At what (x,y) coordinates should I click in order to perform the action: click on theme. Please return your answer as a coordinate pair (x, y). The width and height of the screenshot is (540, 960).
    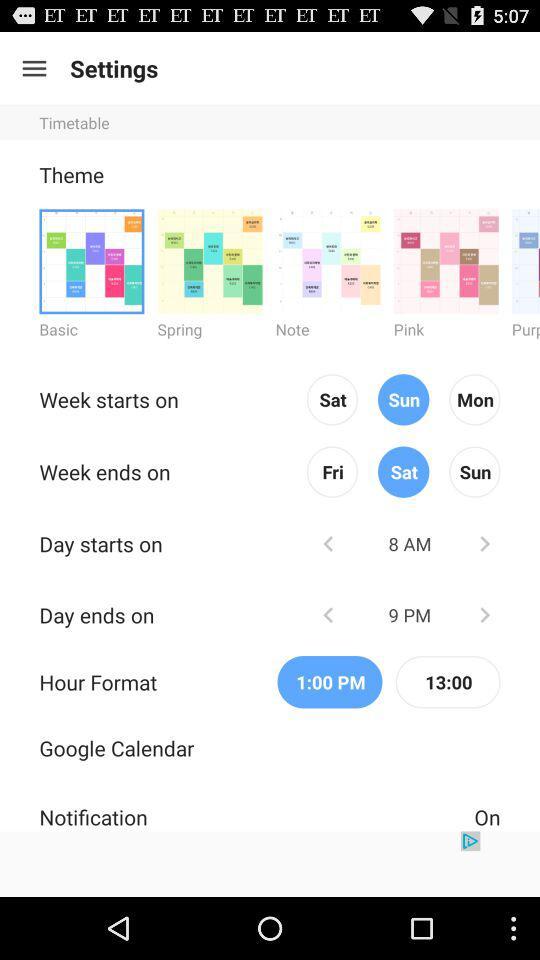
    Looking at the image, I should click on (446, 260).